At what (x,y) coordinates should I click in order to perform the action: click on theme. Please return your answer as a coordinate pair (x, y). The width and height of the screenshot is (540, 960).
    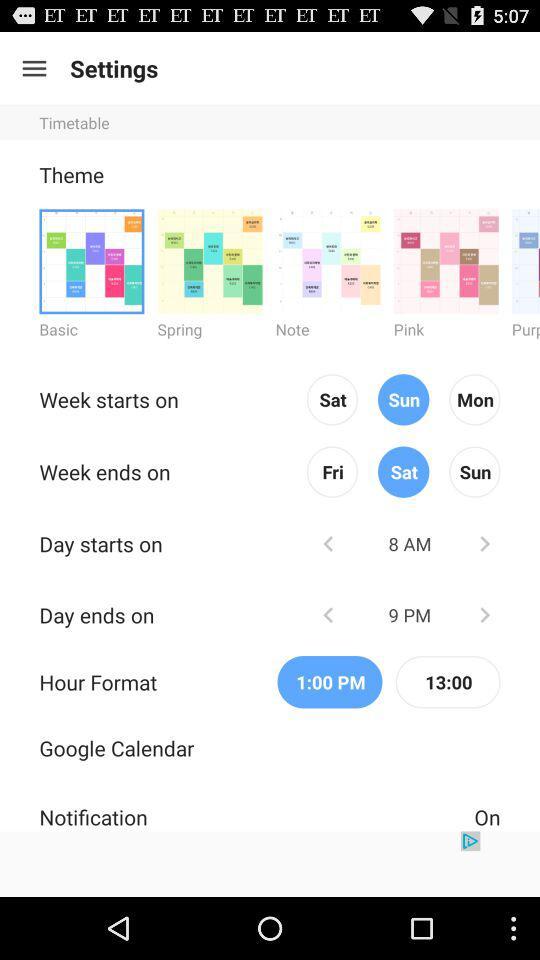
    Looking at the image, I should click on (446, 260).